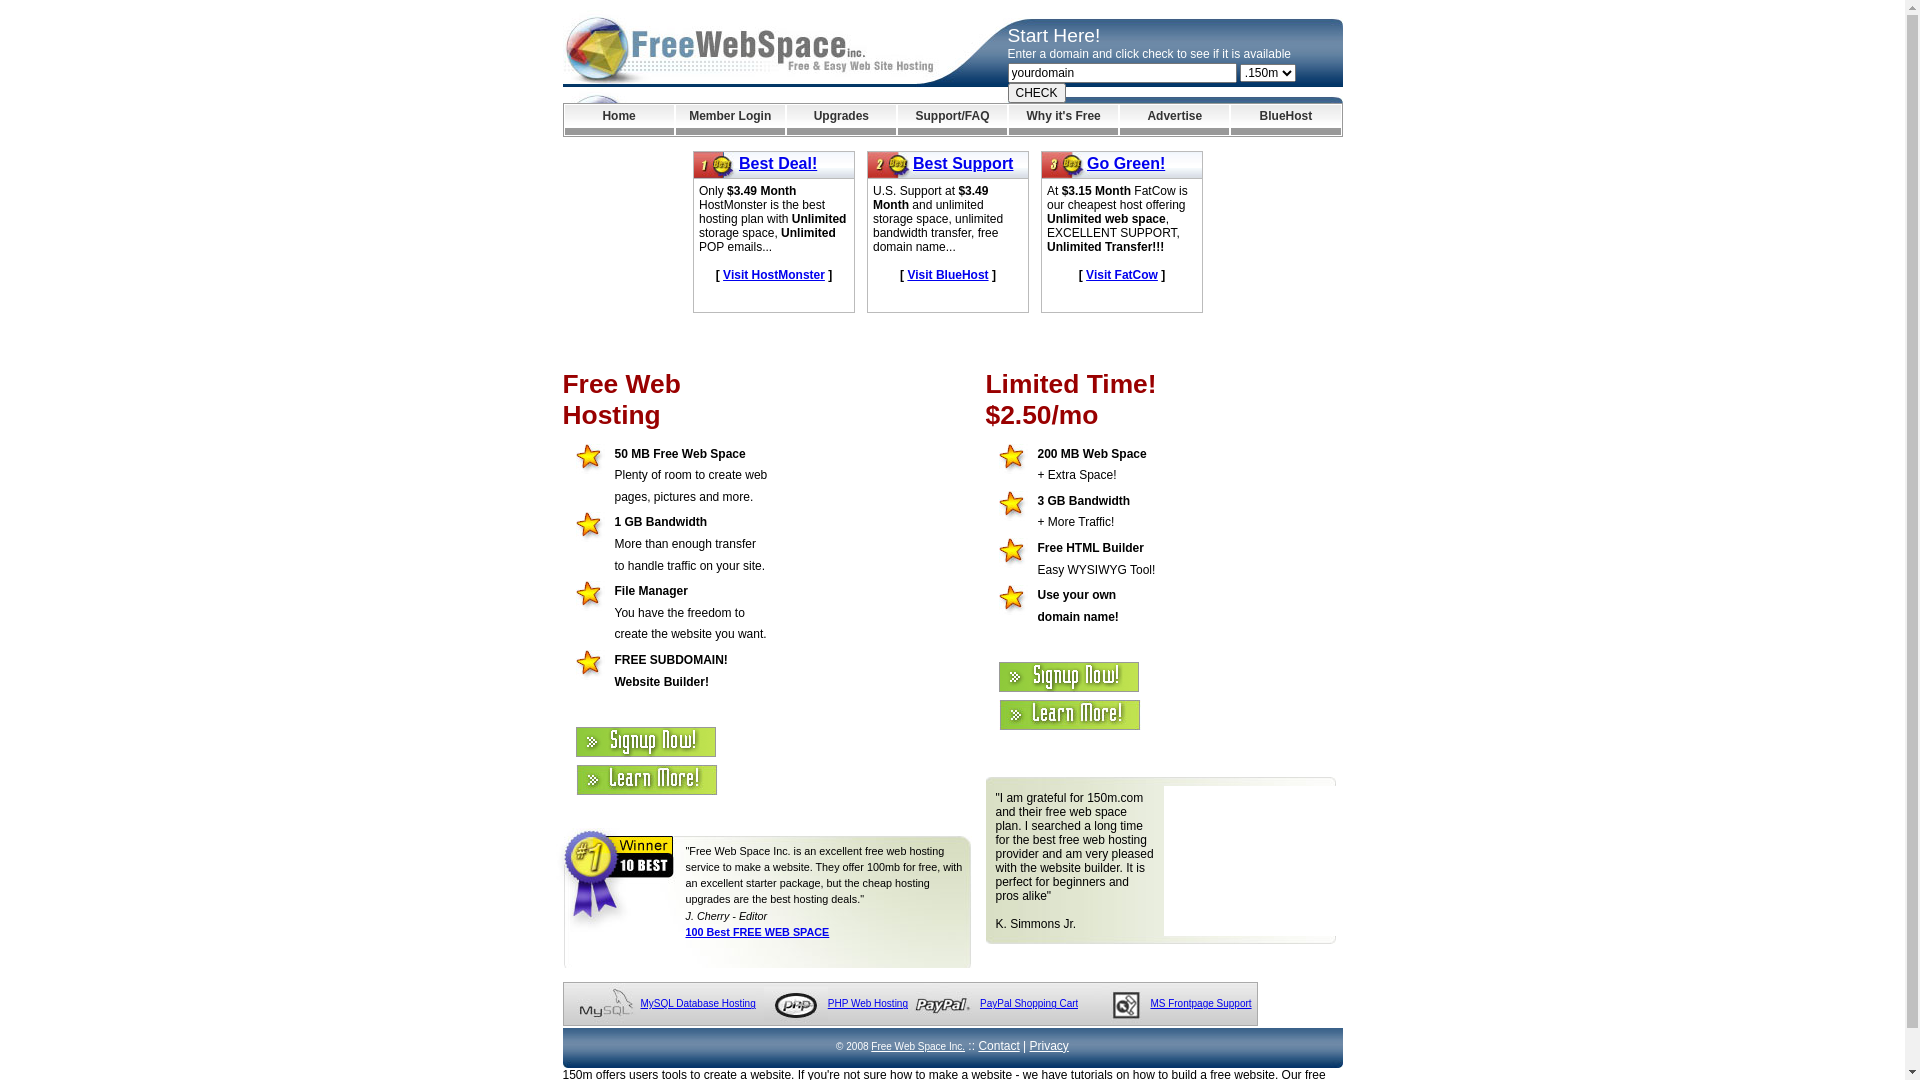 The width and height of the screenshot is (1920, 1080). I want to click on '100 Best FREE WEB SPACE', so click(686, 932).